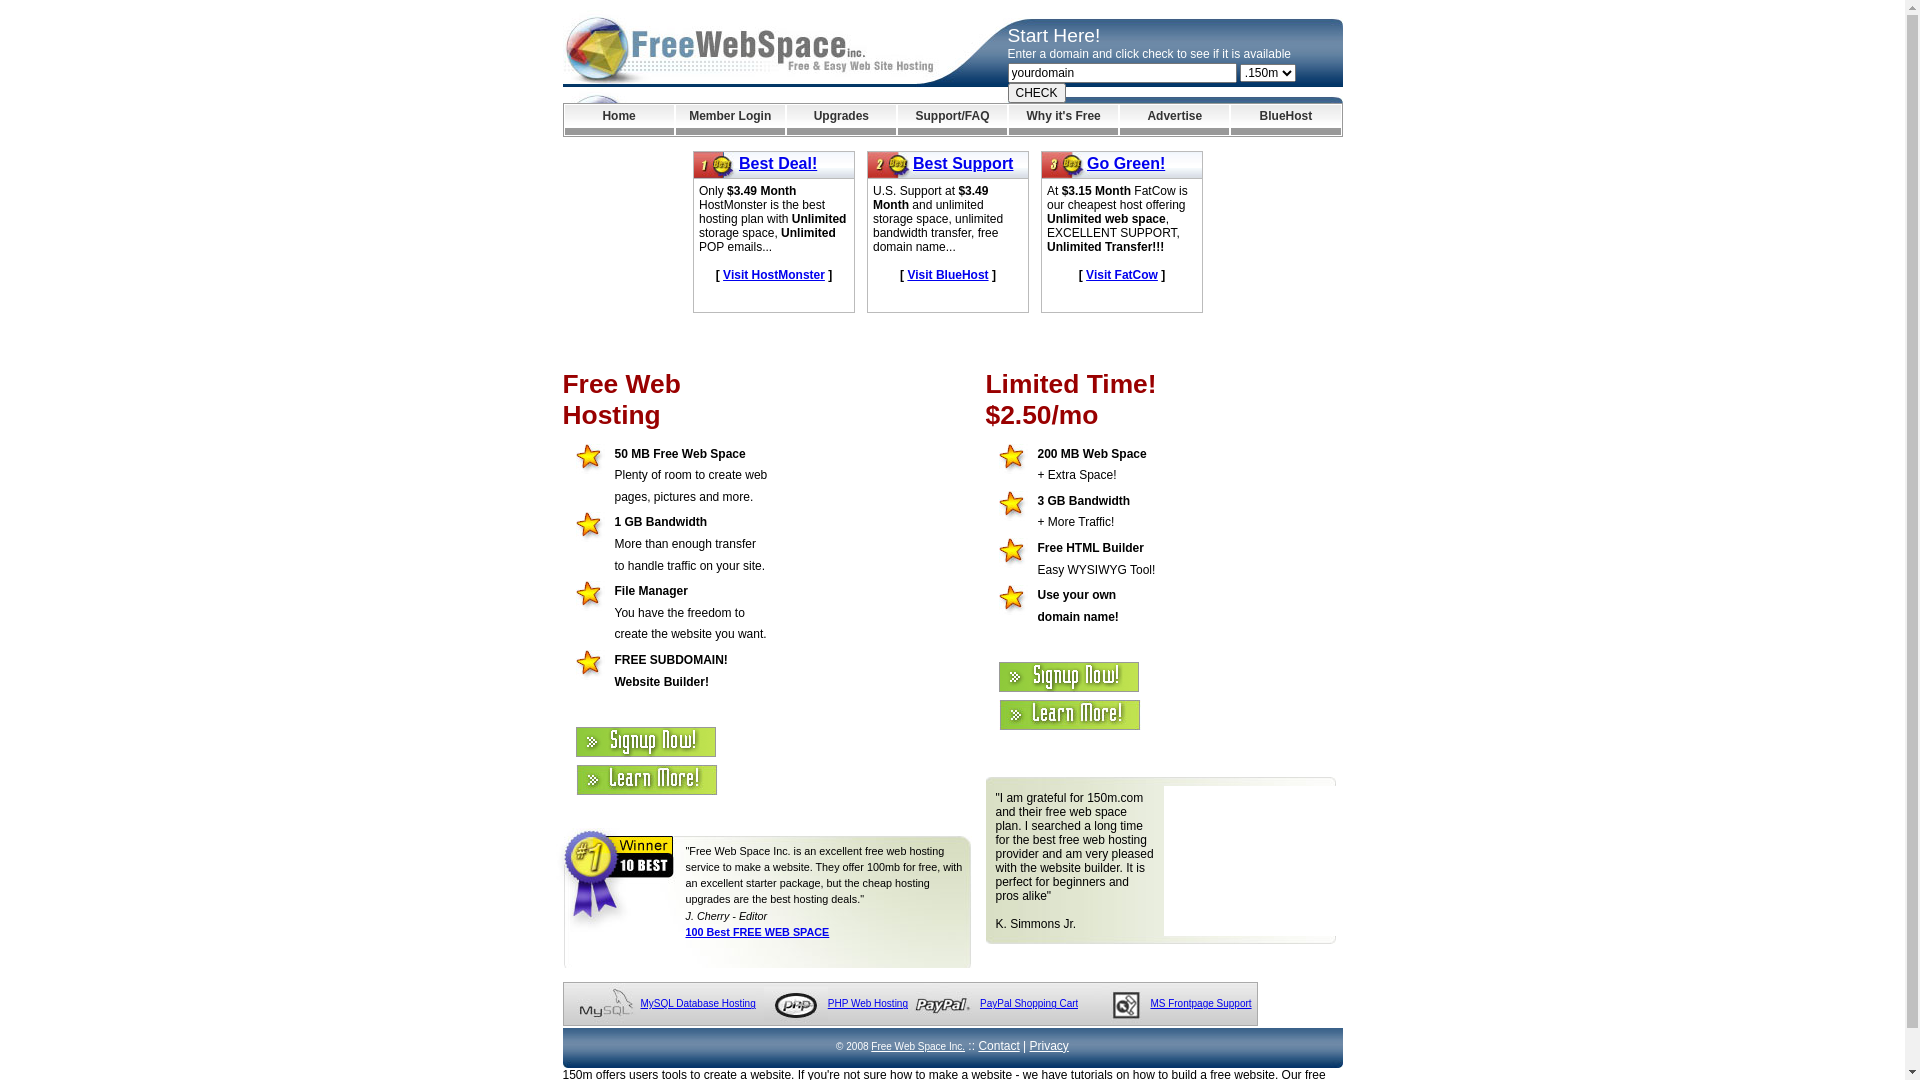 The width and height of the screenshot is (1920, 1080). I want to click on '100 Best FREE WEB SPACE', so click(686, 932).